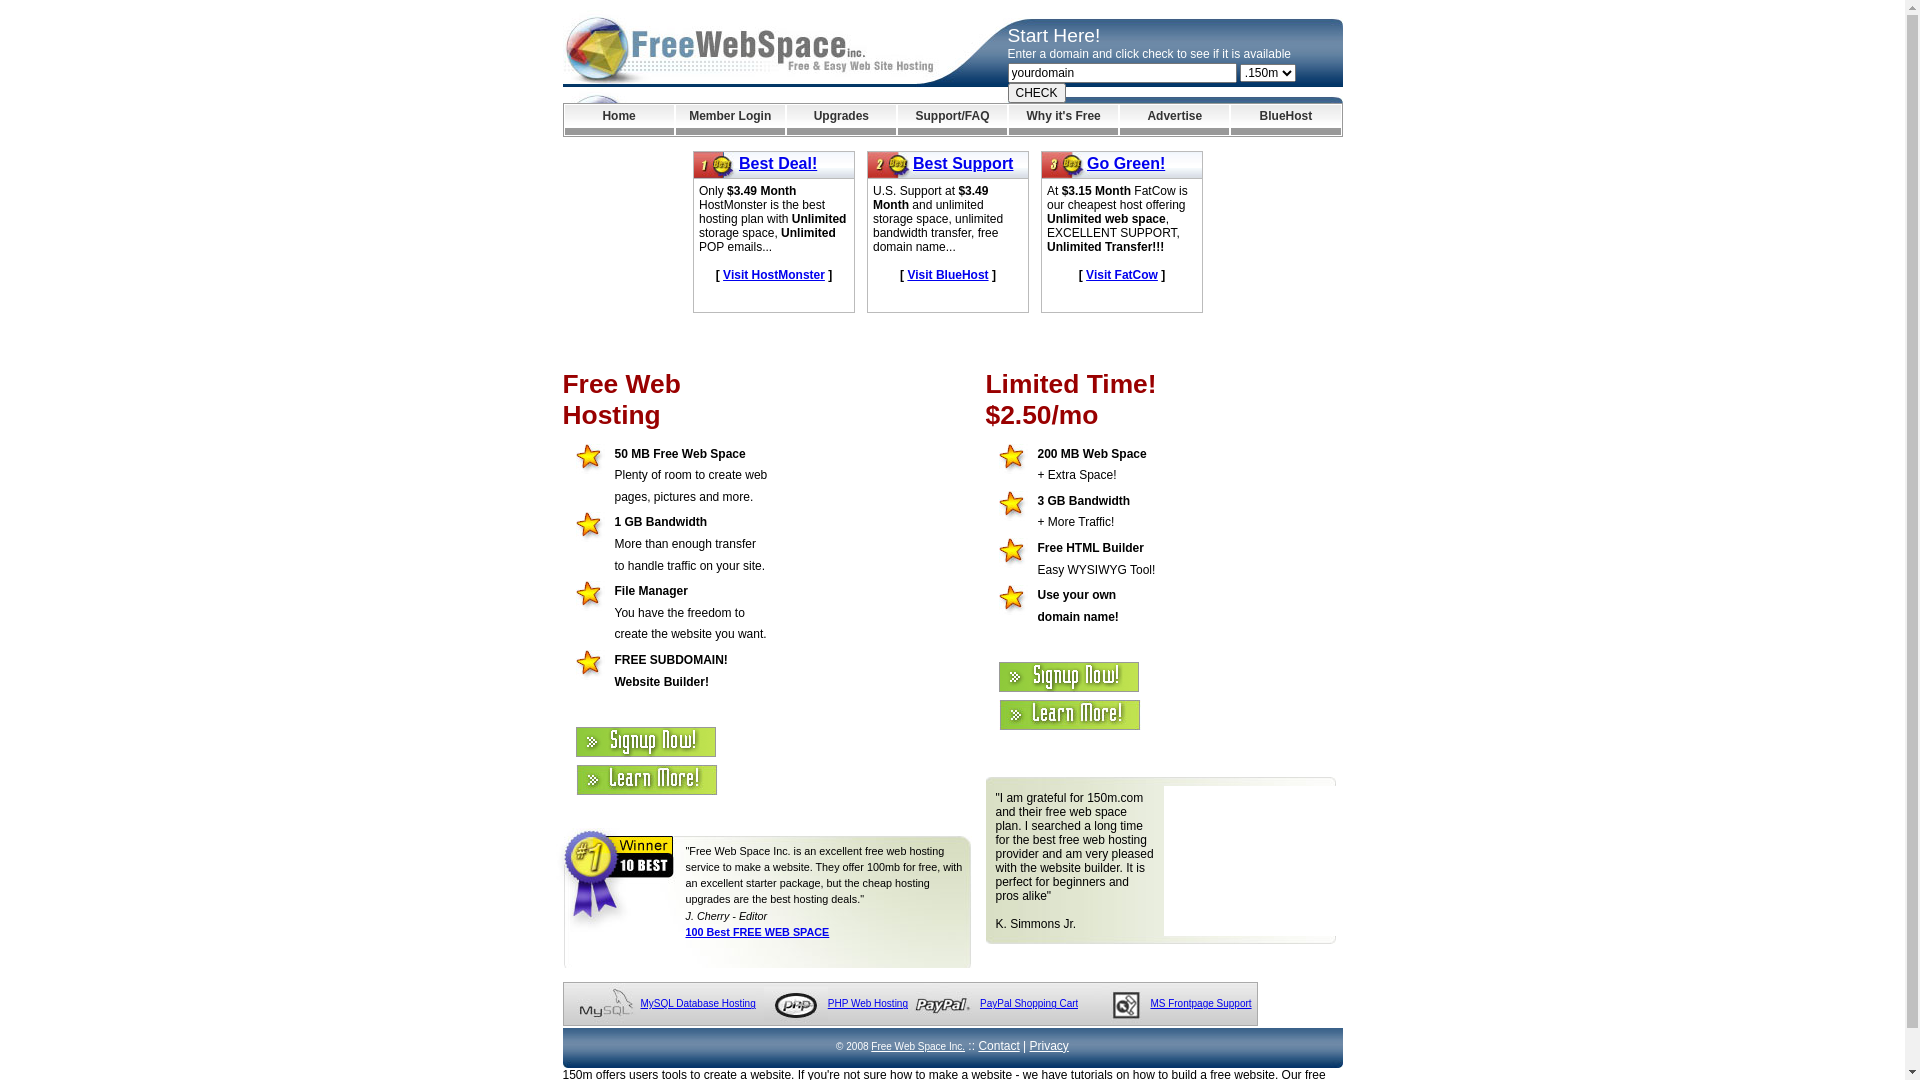 The width and height of the screenshot is (1920, 1080). I want to click on '100 Best FREE WEB SPACE', so click(686, 932).